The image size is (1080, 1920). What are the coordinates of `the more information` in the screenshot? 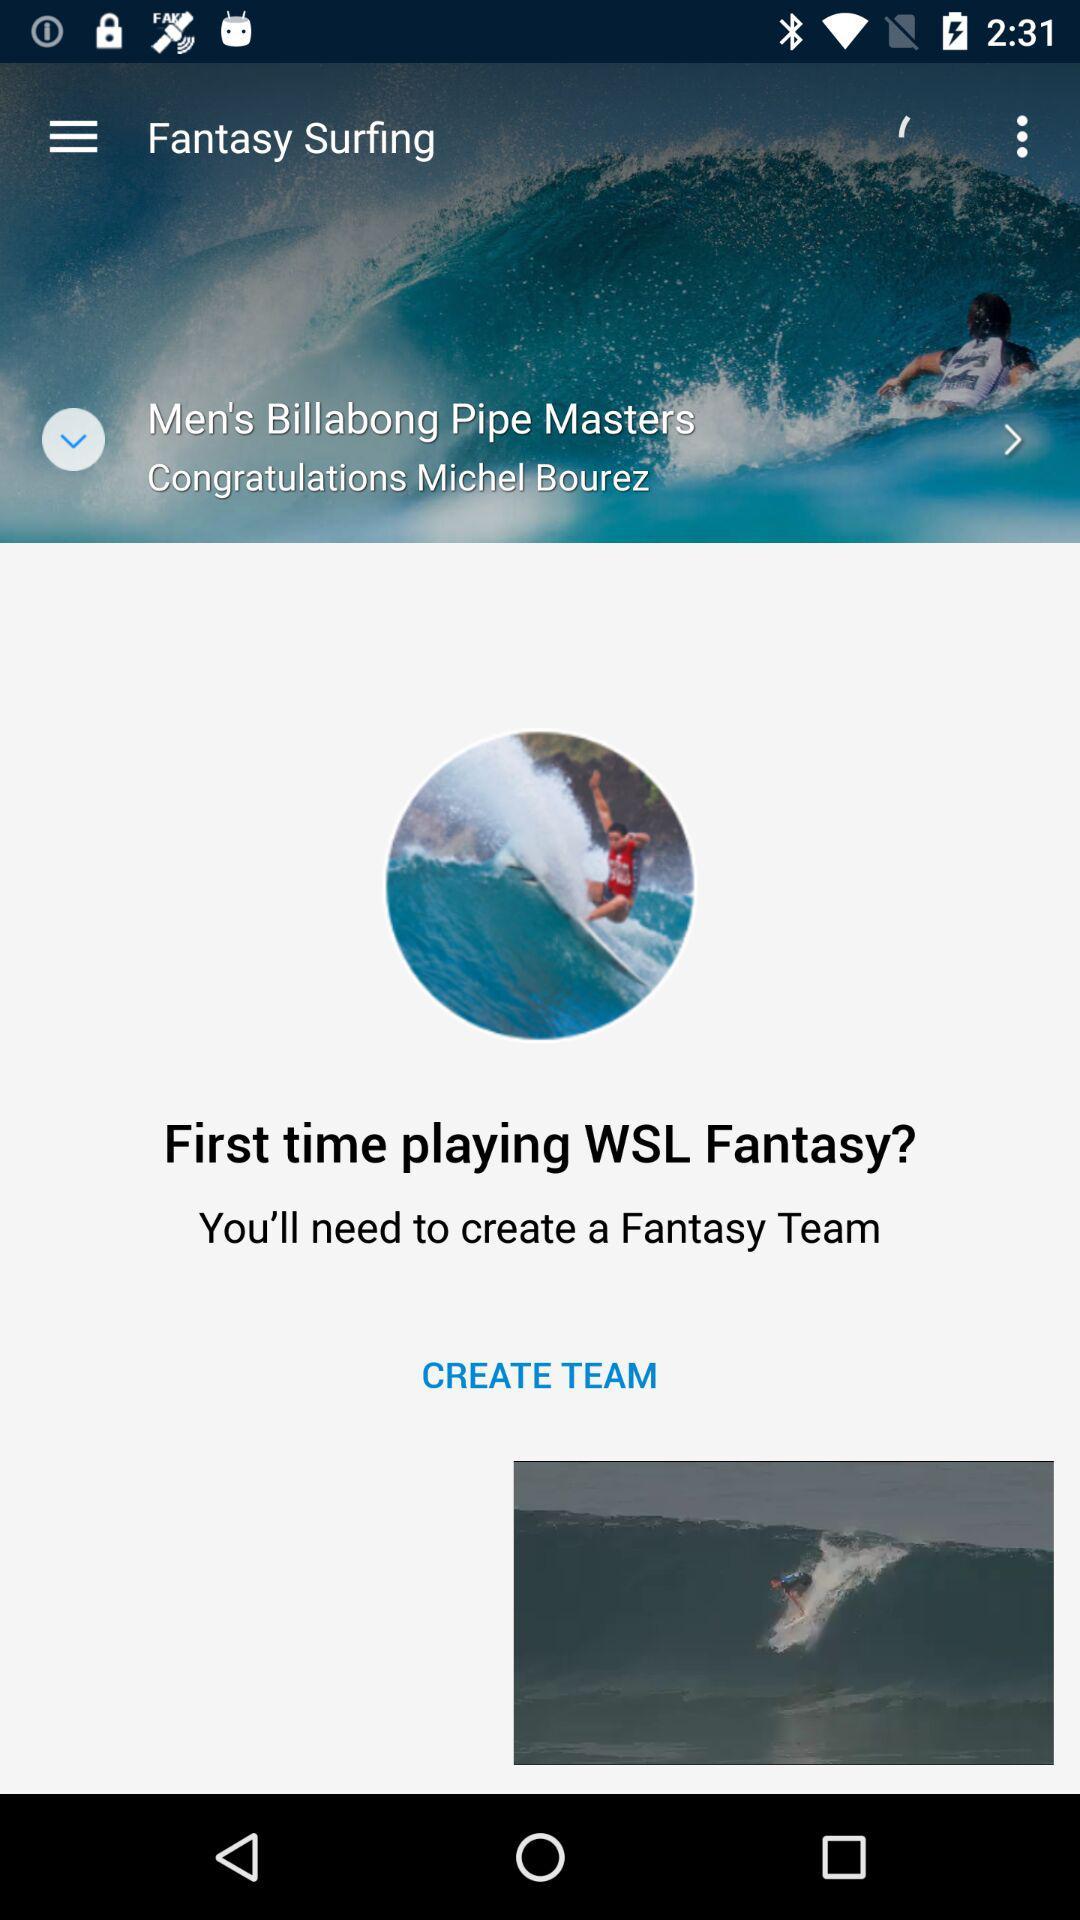 It's located at (72, 438).